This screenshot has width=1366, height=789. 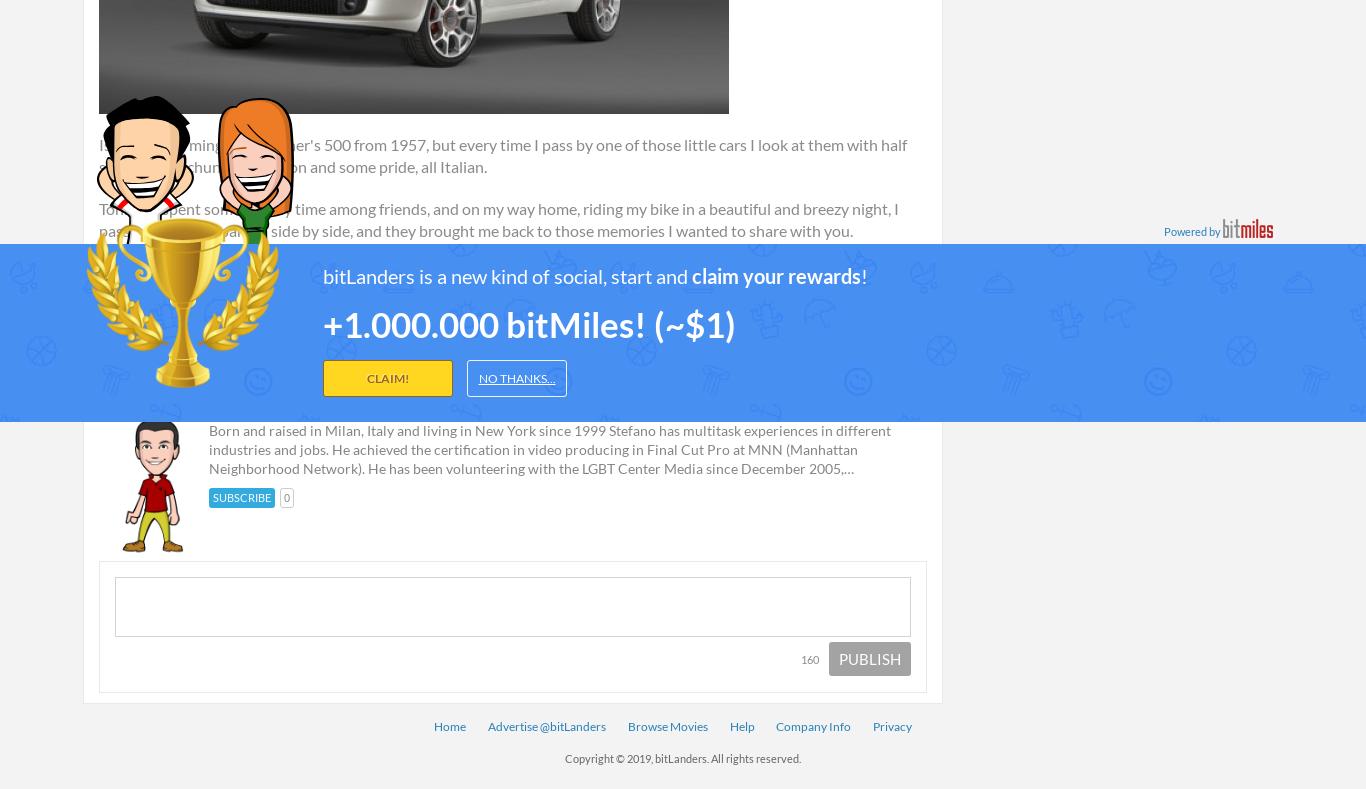 What do you see at coordinates (370, 291) in the screenshot?
I see `'#road'` at bounding box center [370, 291].